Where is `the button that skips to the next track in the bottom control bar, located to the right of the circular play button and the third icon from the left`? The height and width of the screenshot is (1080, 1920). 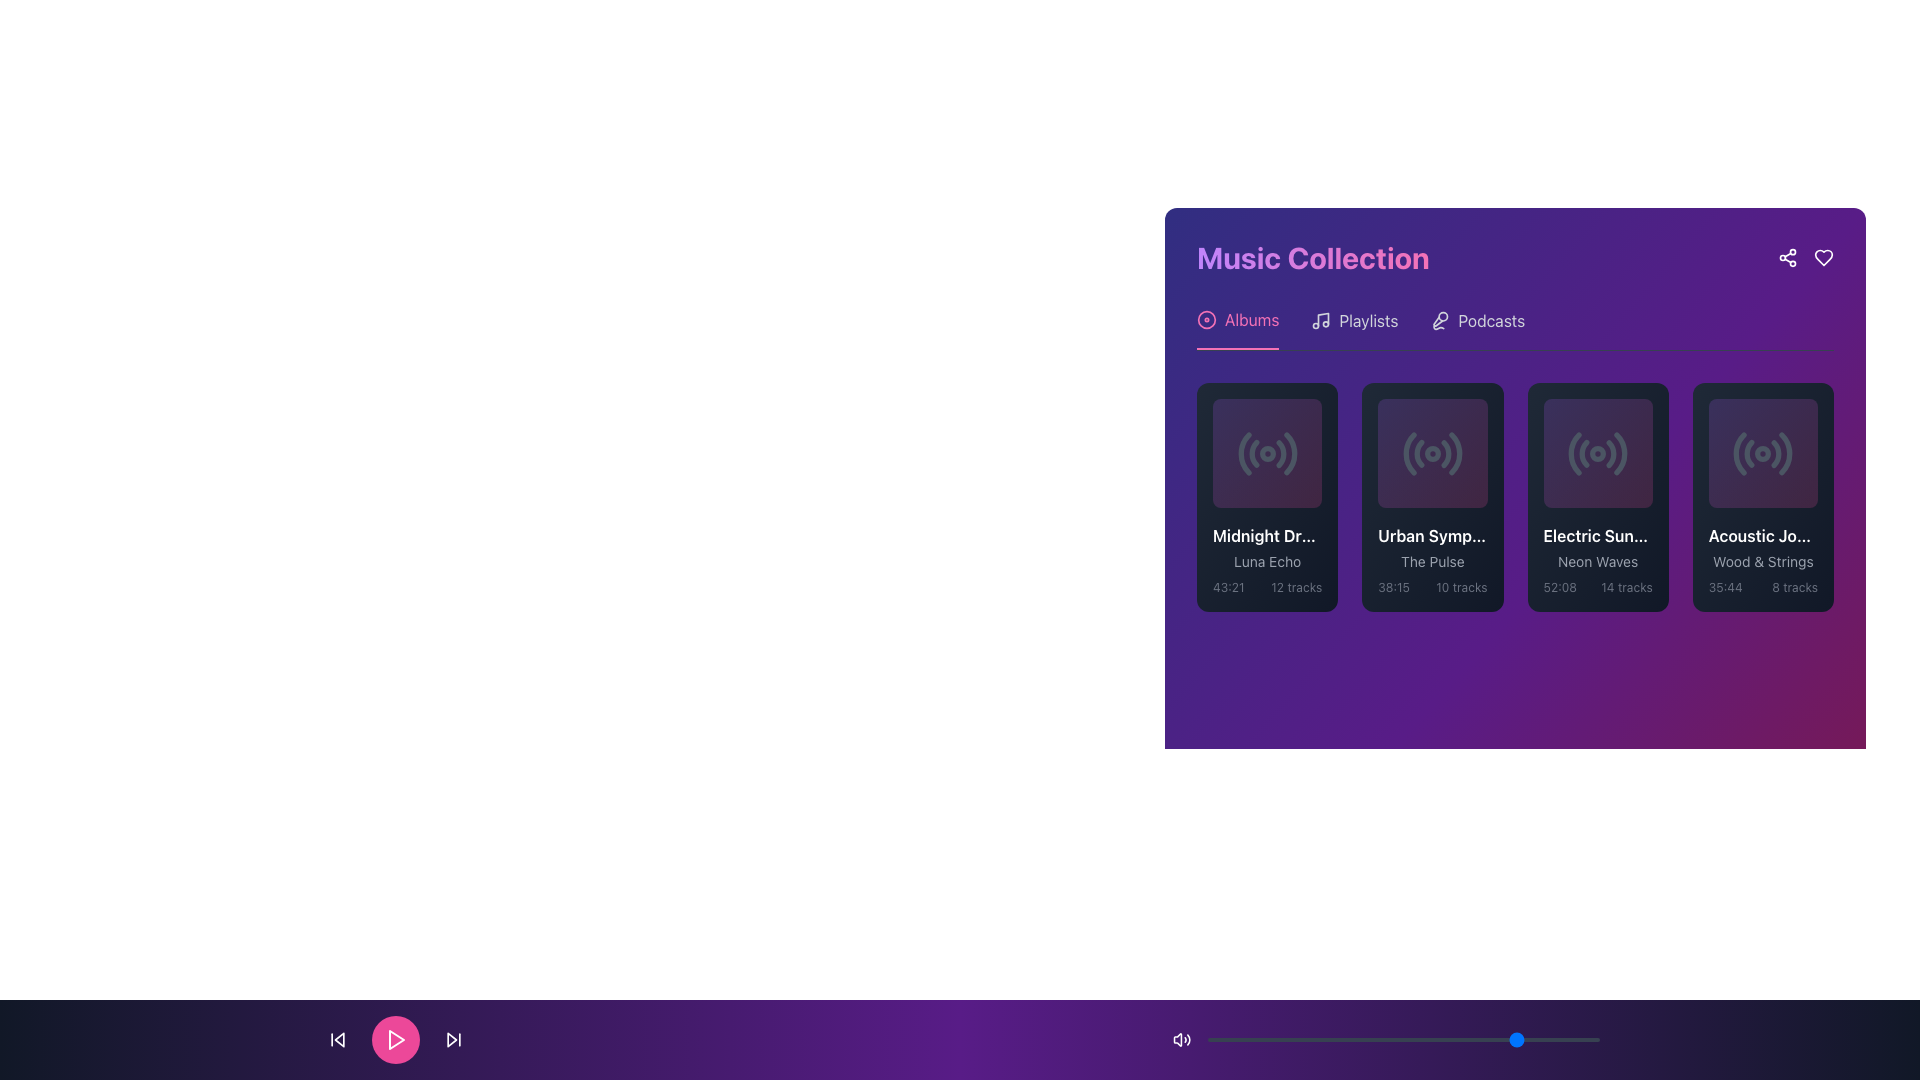 the button that skips to the next track in the bottom control bar, located to the right of the circular play button and the third icon from the left is located at coordinates (453, 1039).